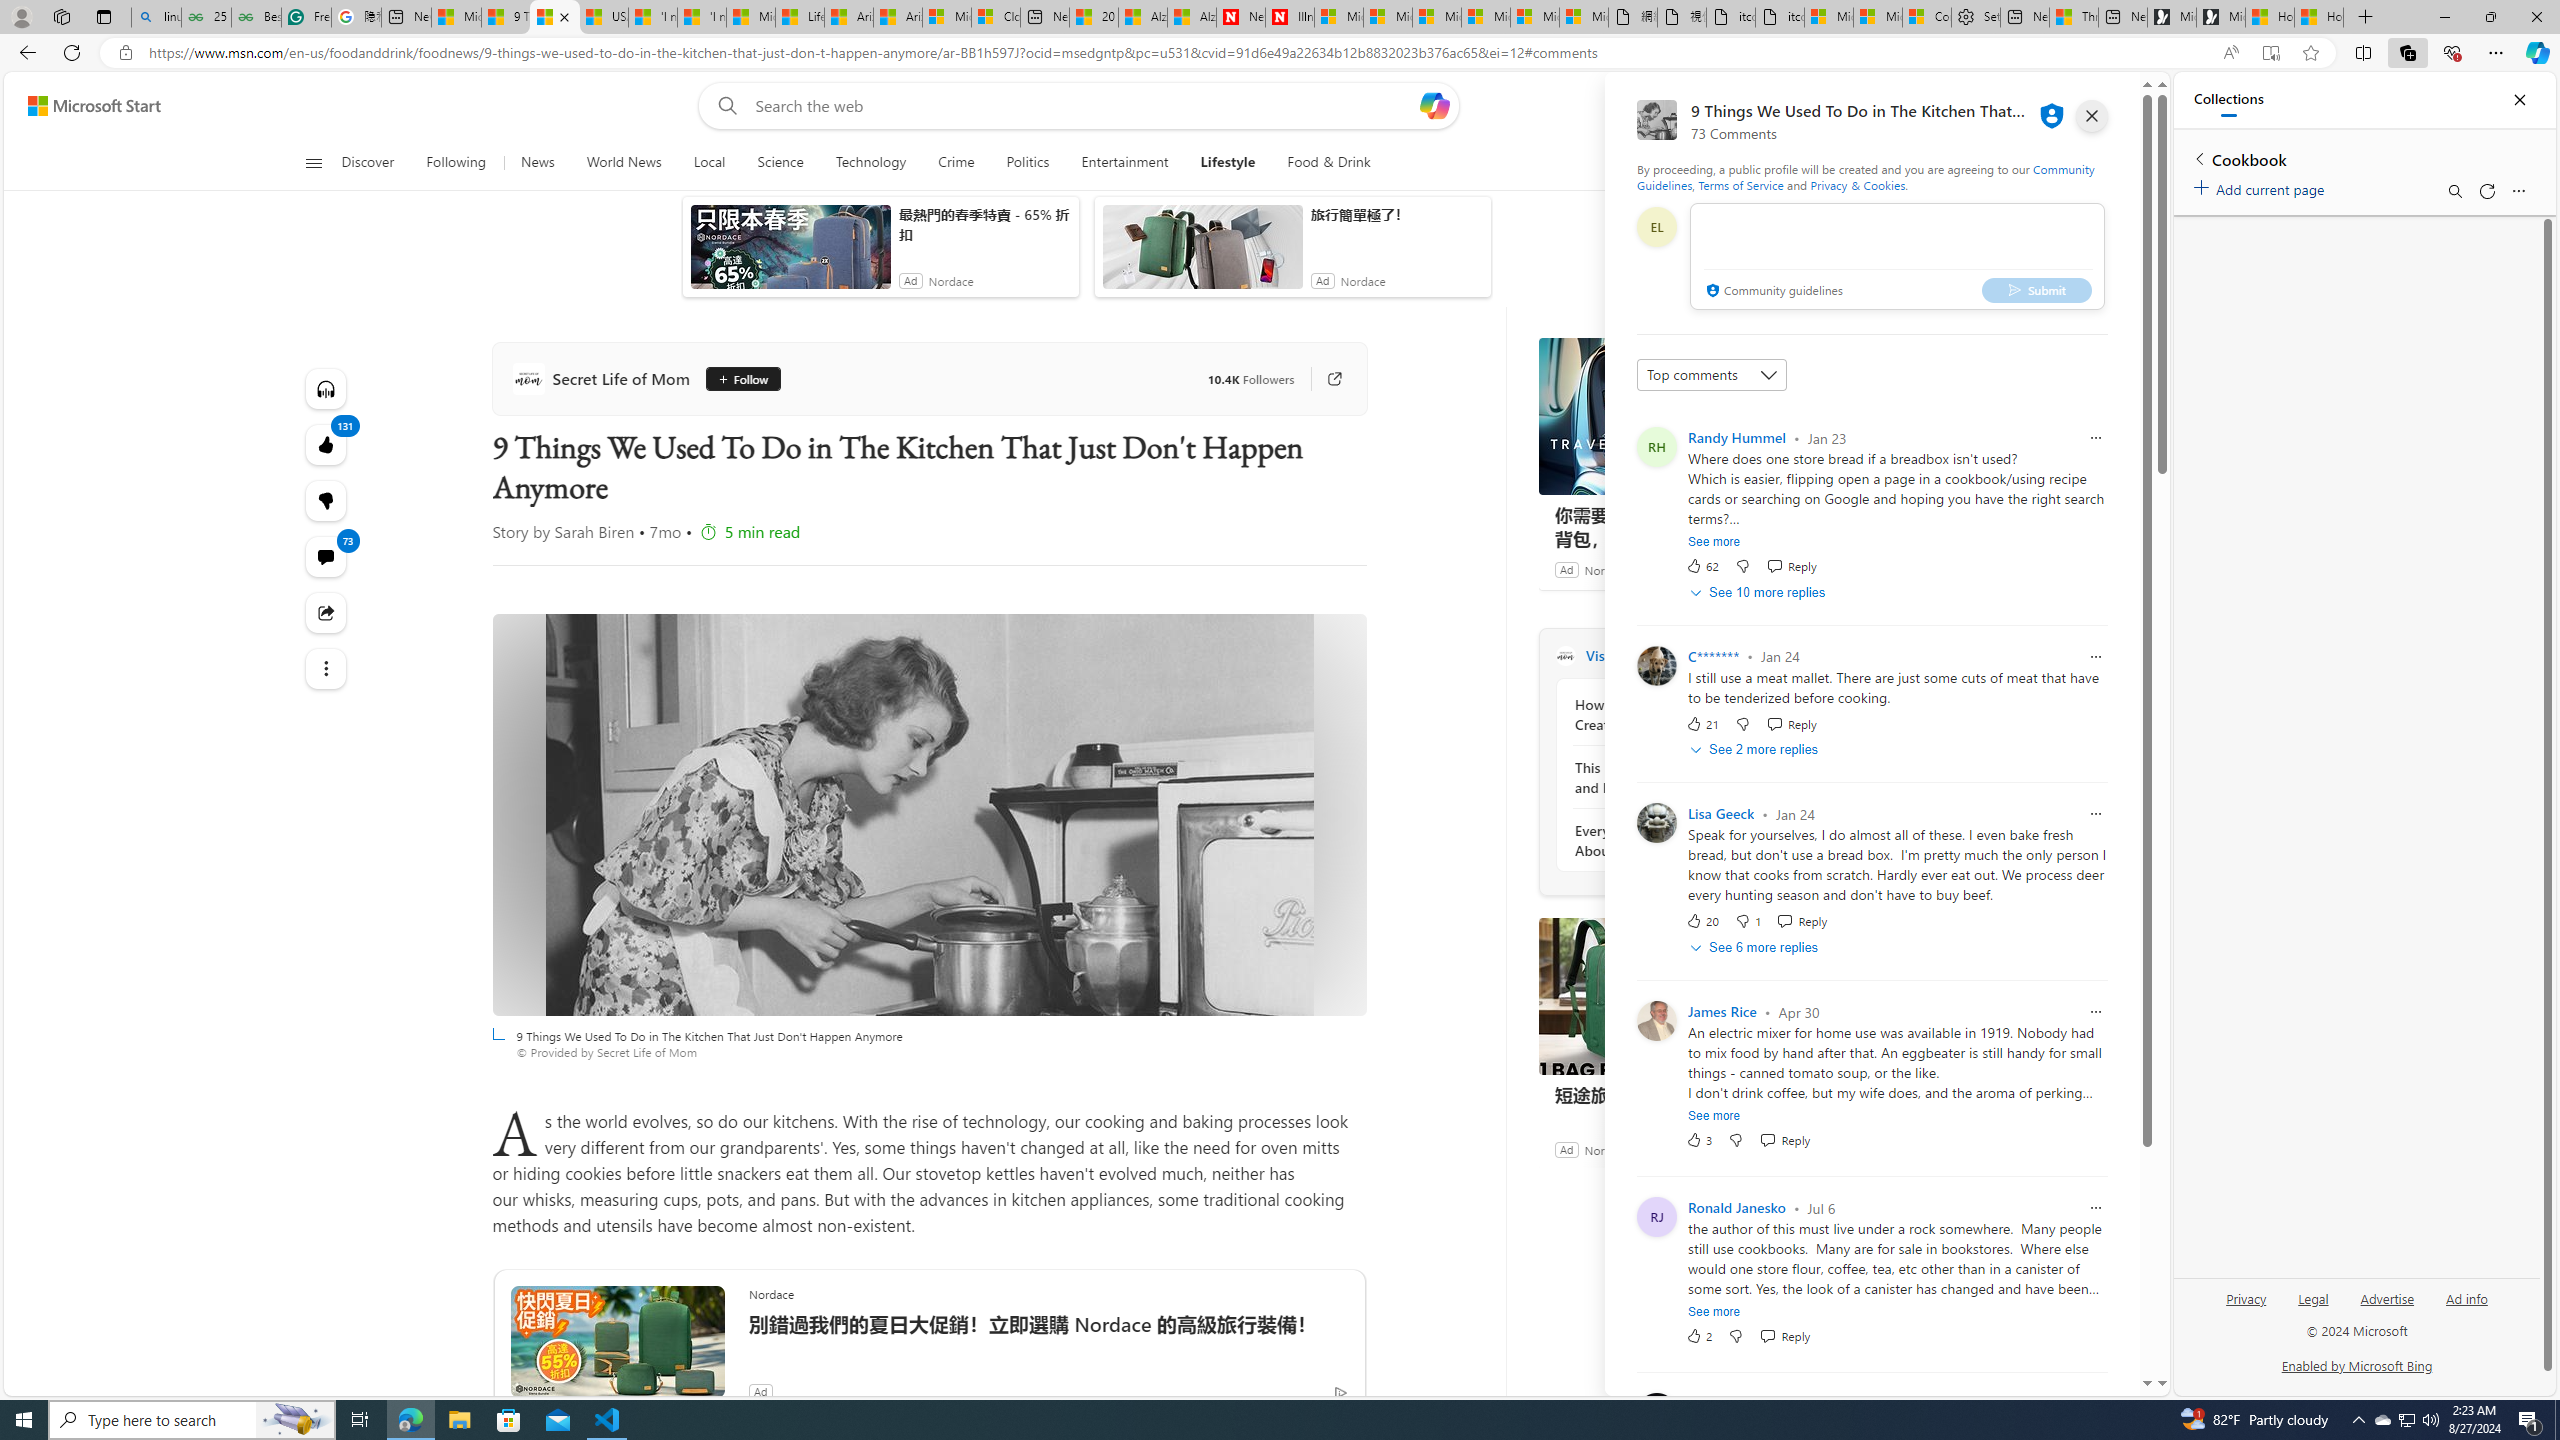  What do you see at coordinates (1711, 375) in the screenshot?
I see `'Sort comments by'` at bounding box center [1711, 375].